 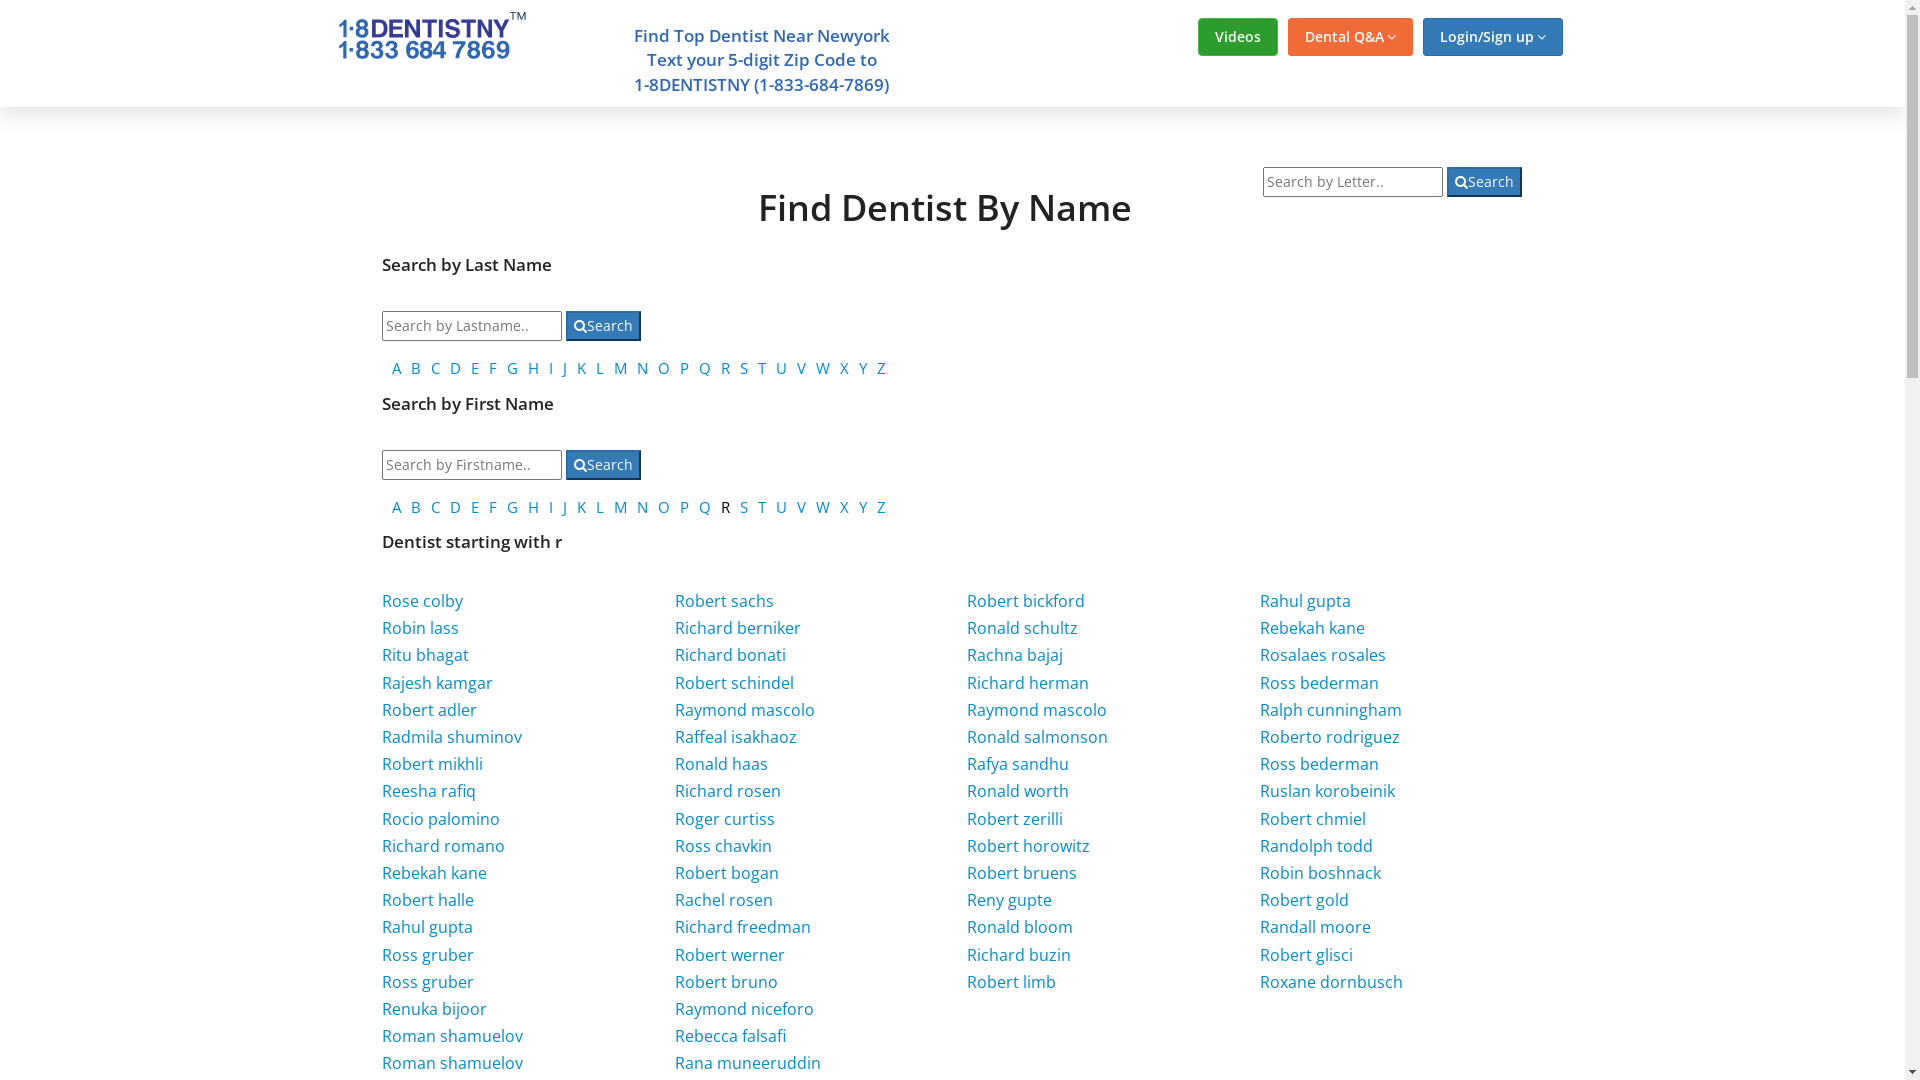 What do you see at coordinates (859, 505) in the screenshot?
I see `'Y'` at bounding box center [859, 505].